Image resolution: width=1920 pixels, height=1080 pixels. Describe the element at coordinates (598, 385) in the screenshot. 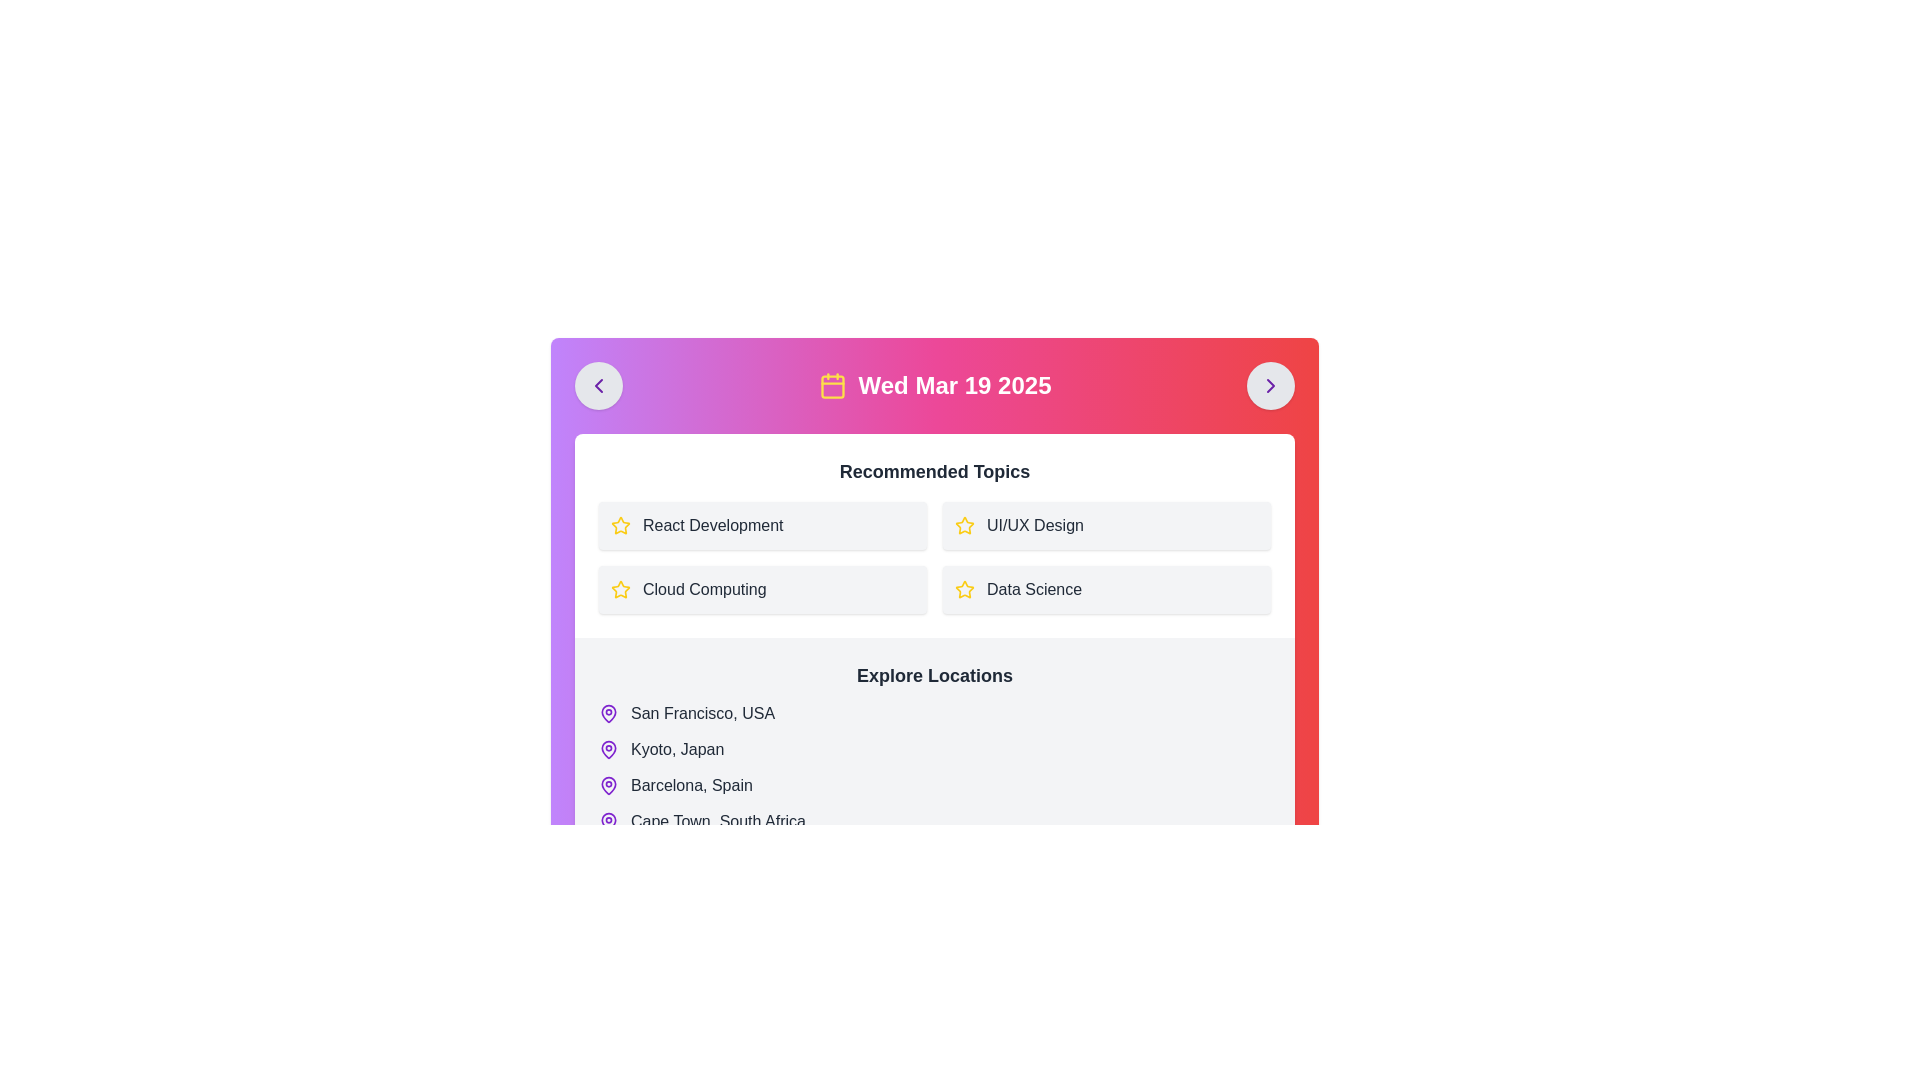

I see `the left-pointing chevron icon inside the circular button with a light gray background and purple border located in the top-left corner of the interface` at that location.